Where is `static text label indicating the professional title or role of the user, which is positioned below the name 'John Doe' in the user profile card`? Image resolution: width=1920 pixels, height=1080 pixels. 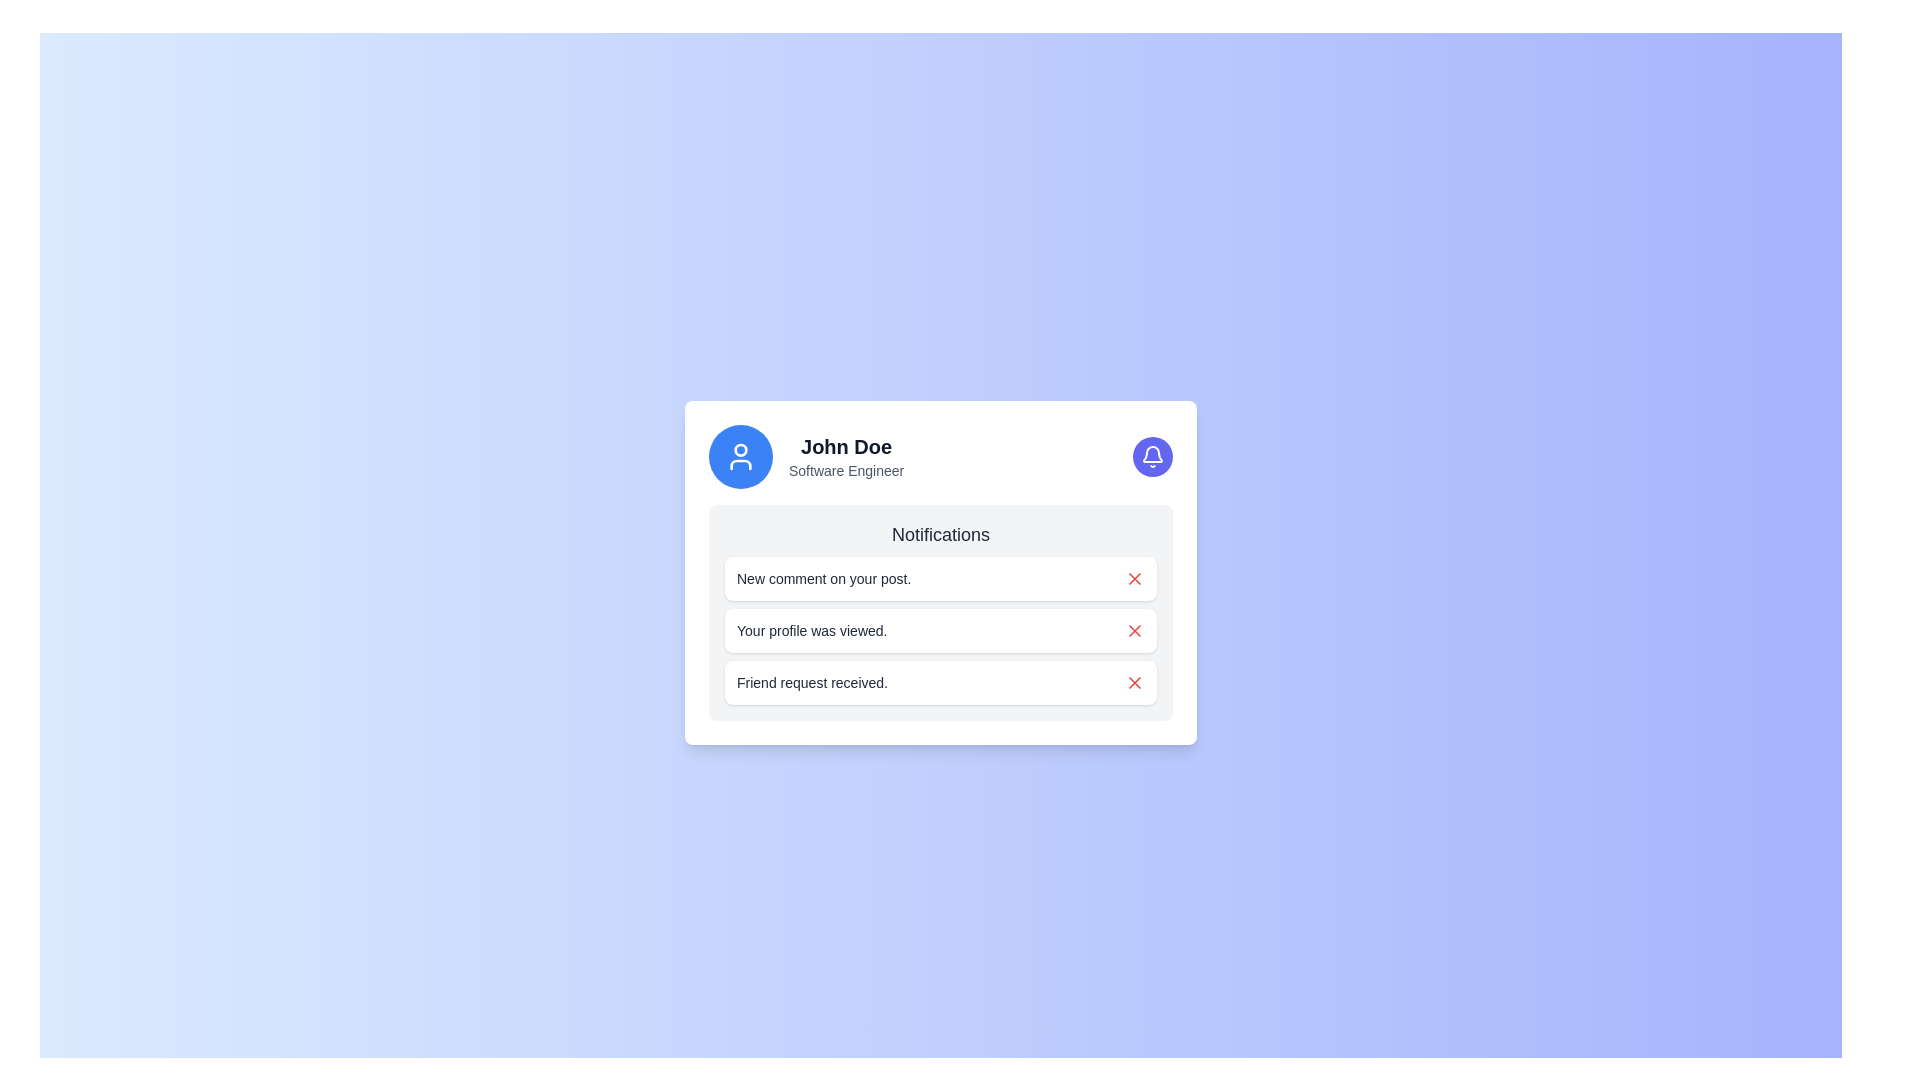
static text label indicating the professional title or role of the user, which is positioned below the name 'John Doe' in the user profile card is located at coordinates (846, 470).